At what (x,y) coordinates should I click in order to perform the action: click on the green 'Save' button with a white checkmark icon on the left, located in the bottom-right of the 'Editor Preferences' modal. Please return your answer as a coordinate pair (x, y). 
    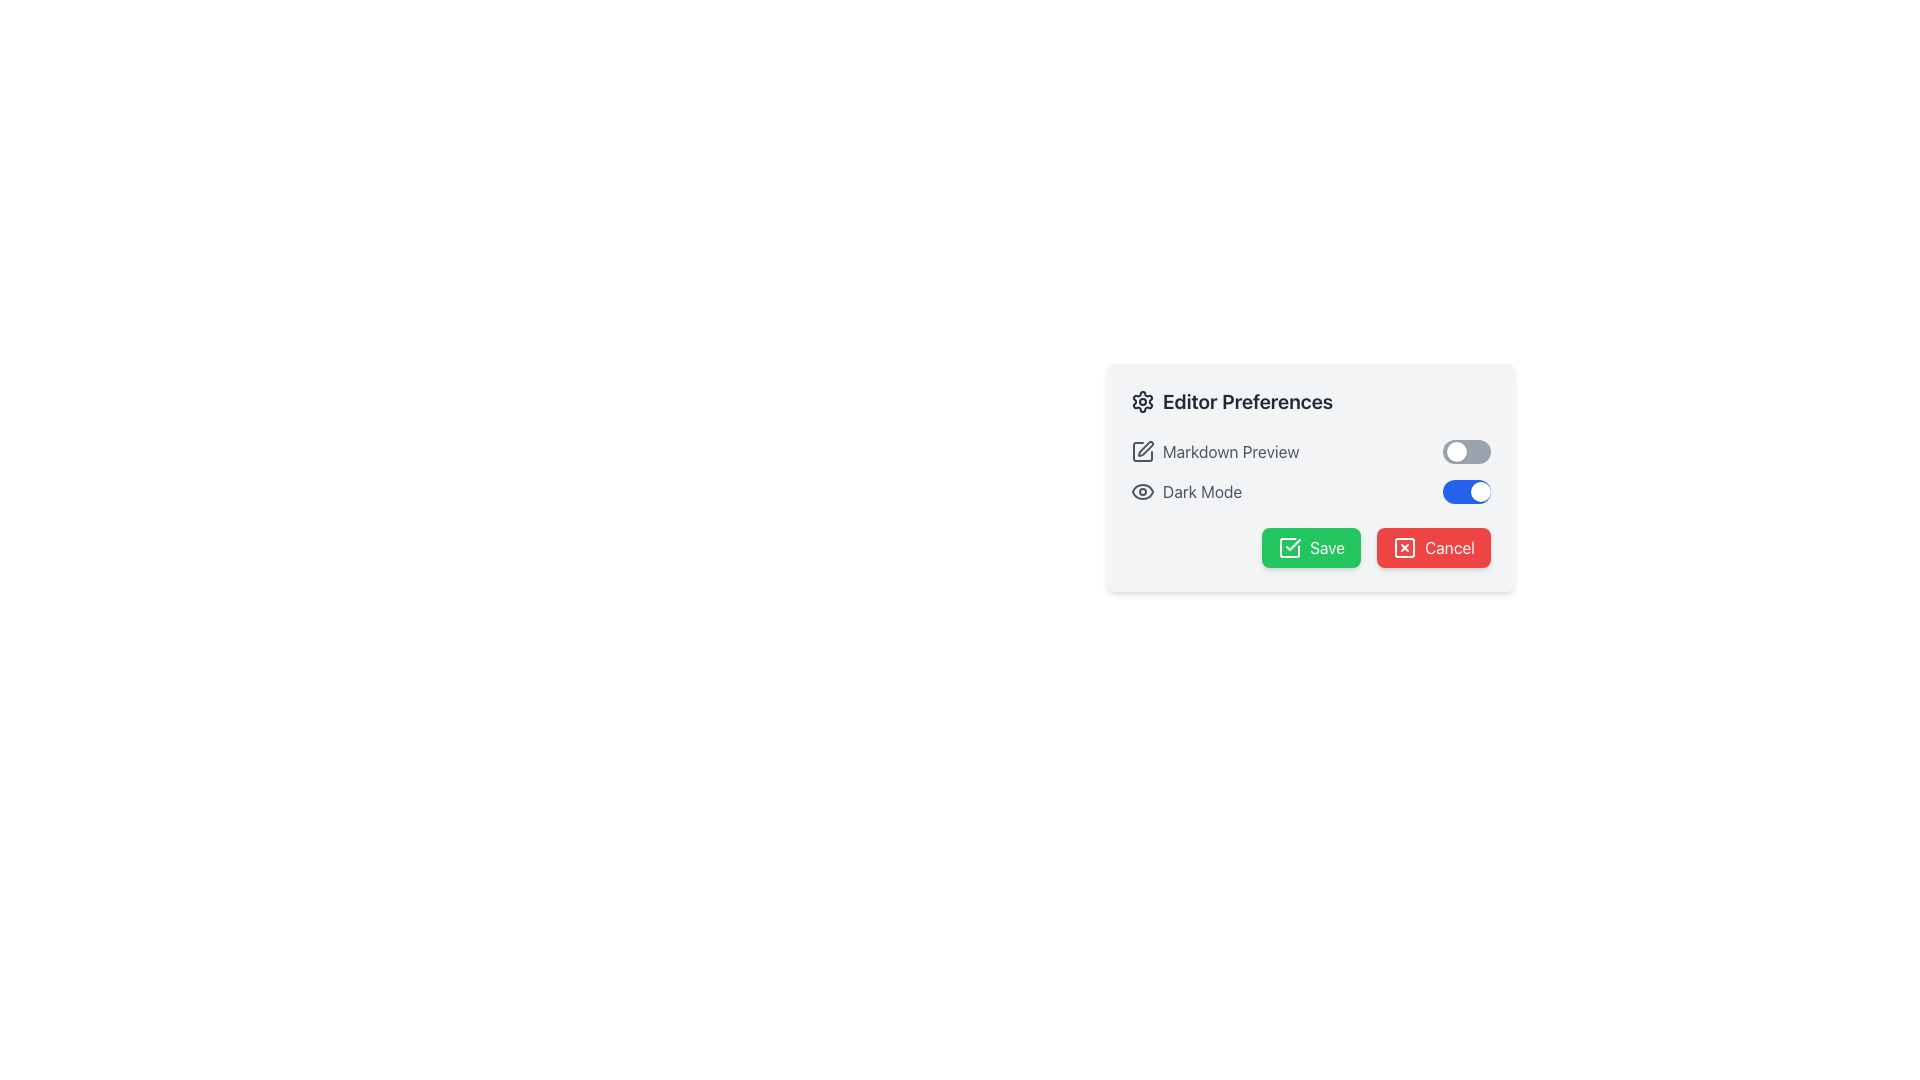
    Looking at the image, I should click on (1311, 547).